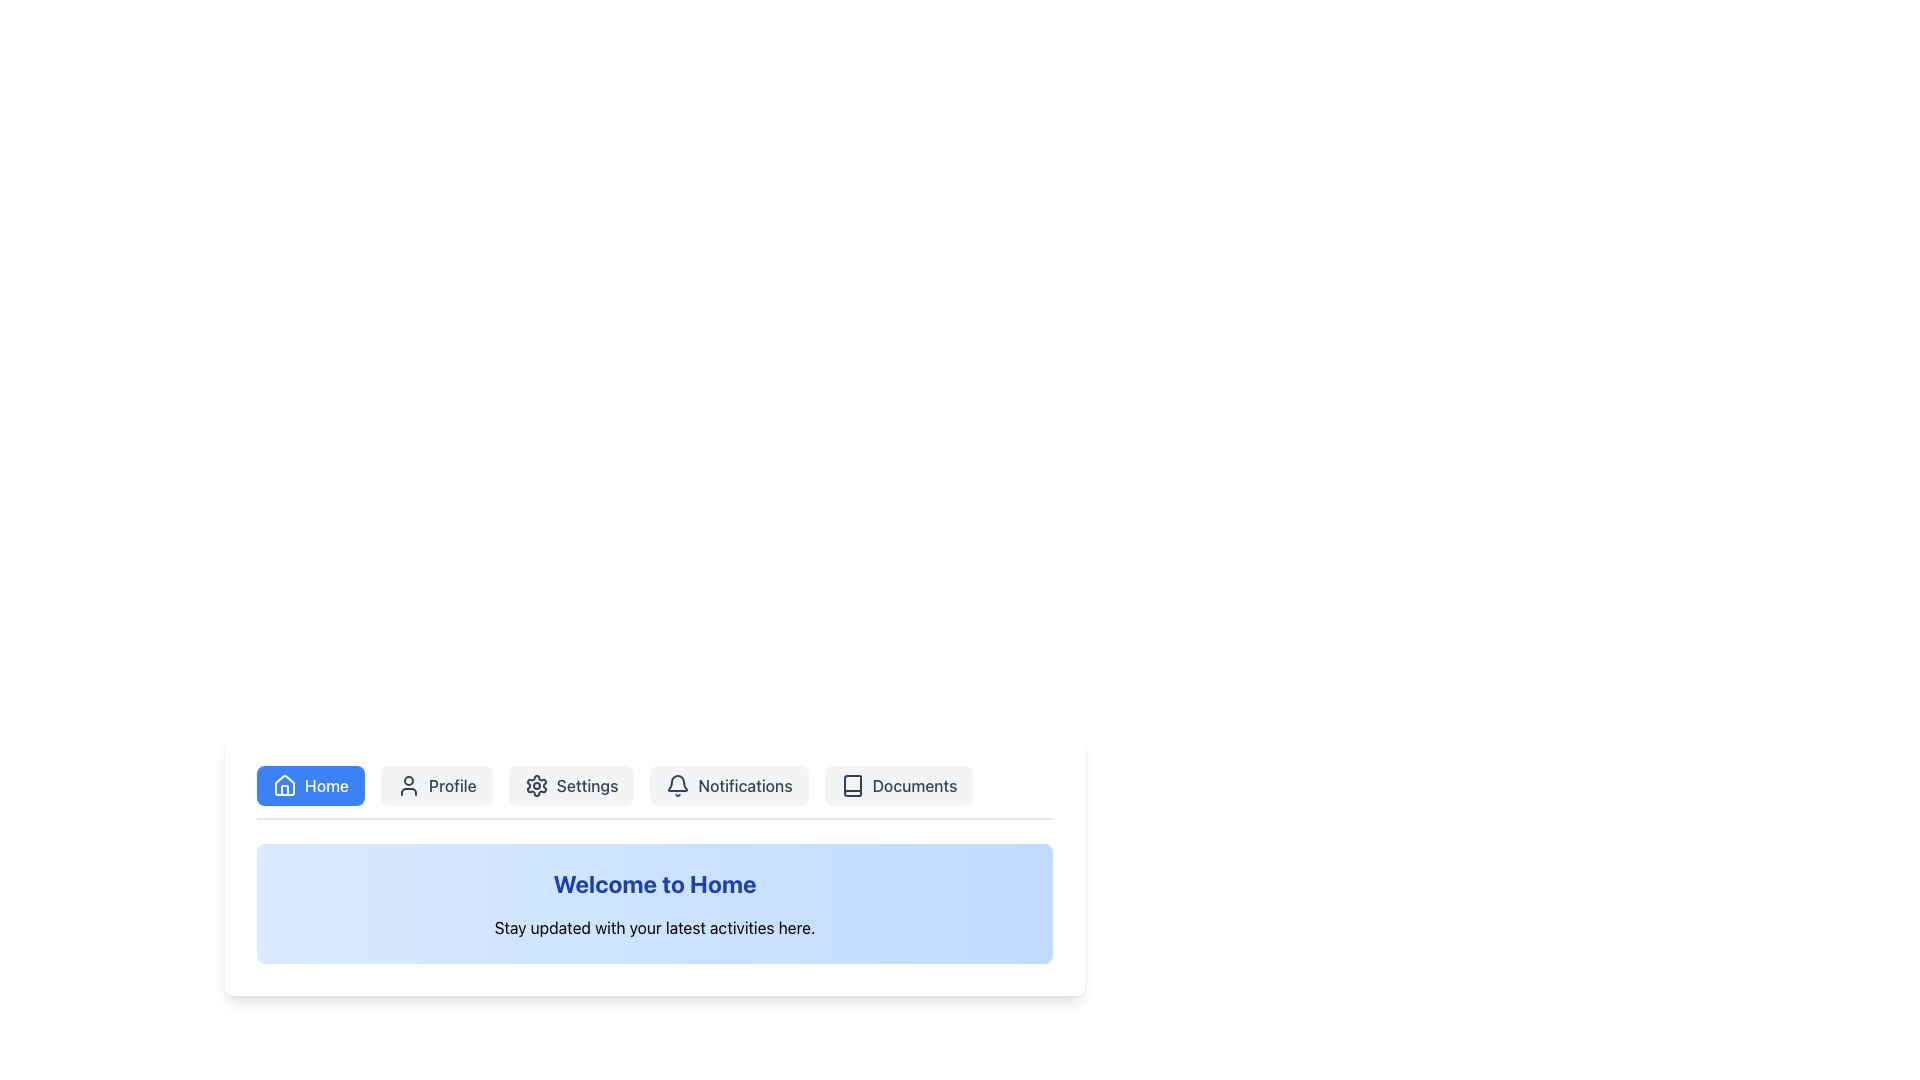 This screenshot has width=1920, height=1080. What do you see at coordinates (678, 785) in the screenshot?
I see `the bell icon in the 'Notifications' button located in the top navigation bar, which is the fourth element from the left` at bounding box center [678, 785].